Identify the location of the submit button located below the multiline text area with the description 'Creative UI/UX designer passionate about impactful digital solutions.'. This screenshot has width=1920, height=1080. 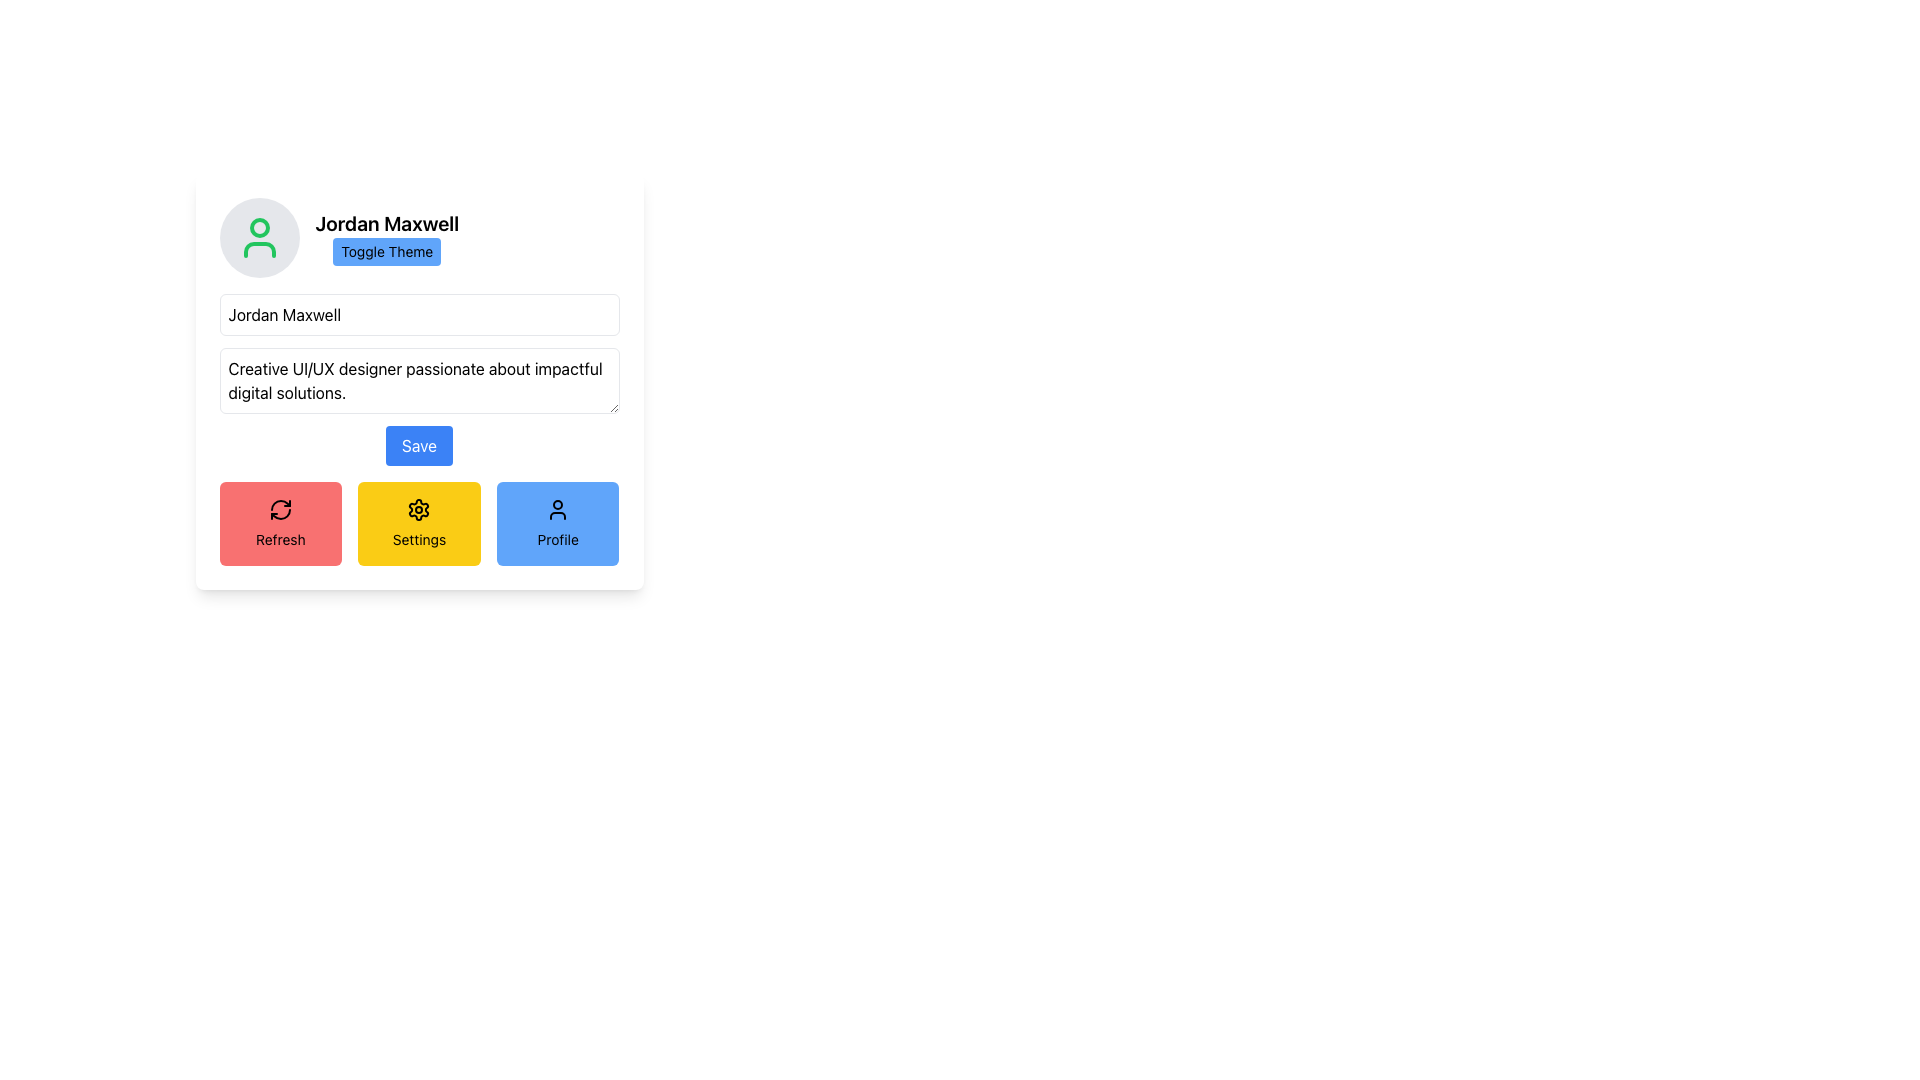
(418, 445).